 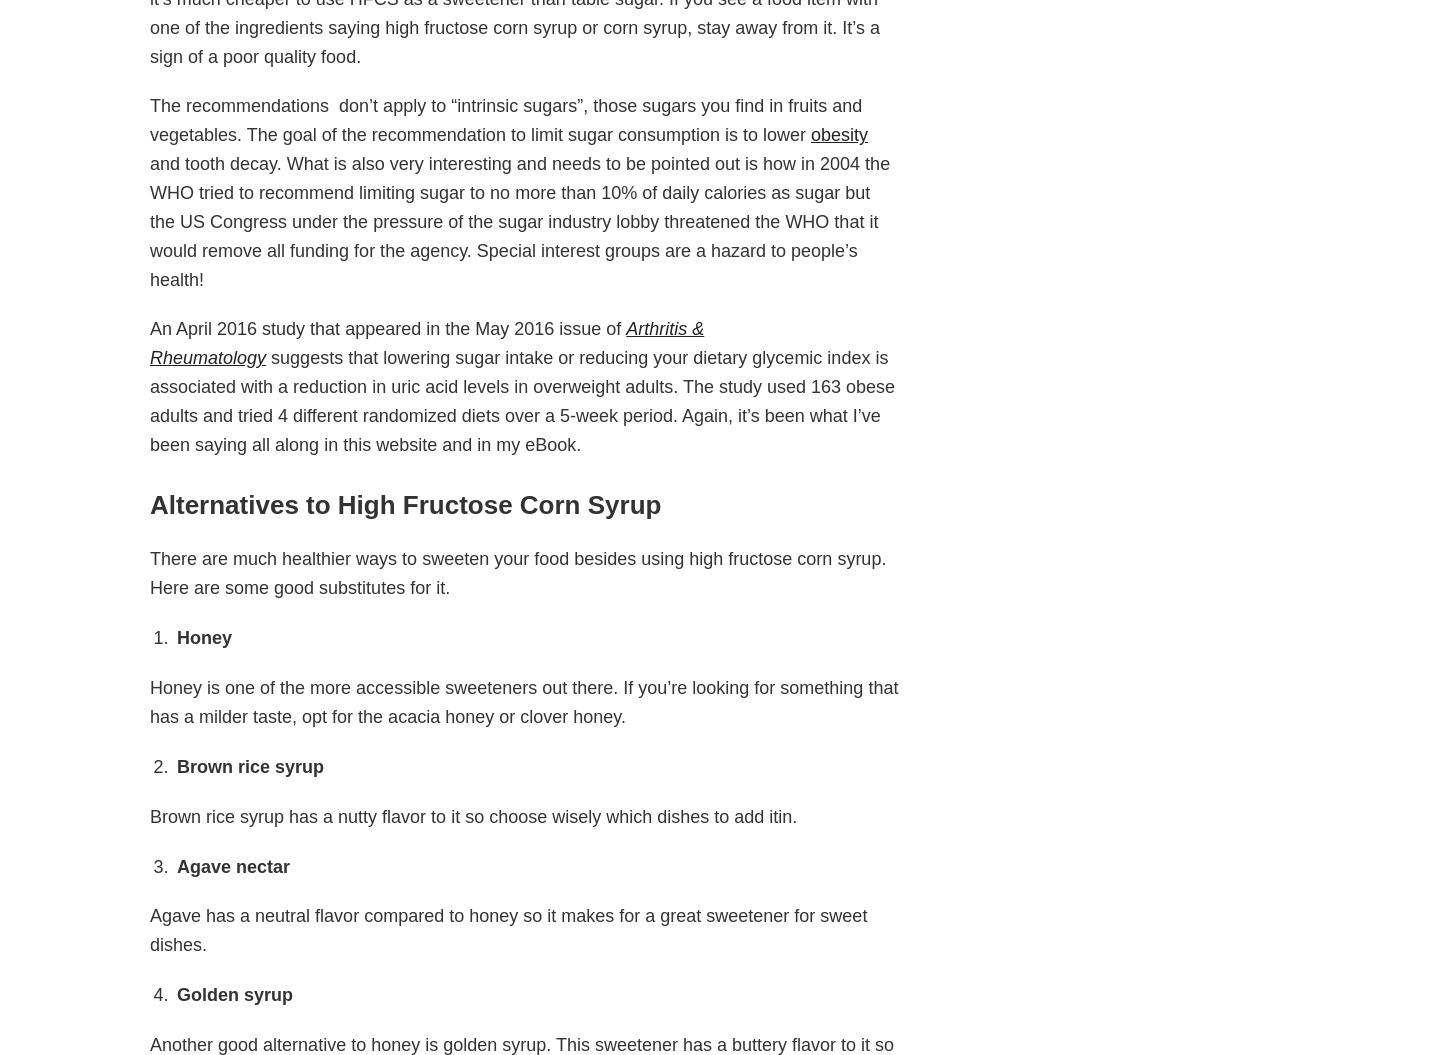 I want to click on 'suggests that lowering sugar intake or reducing your dietary glycemic index is associated with a reduction in uric acid levels in overweight adults. The study used 163 obese adults and tried 4 different randomized diets over a 5-week period. Again, it’s been what I’ve been saying all along in this website and in my eBook.', so click(x=521, y=401).